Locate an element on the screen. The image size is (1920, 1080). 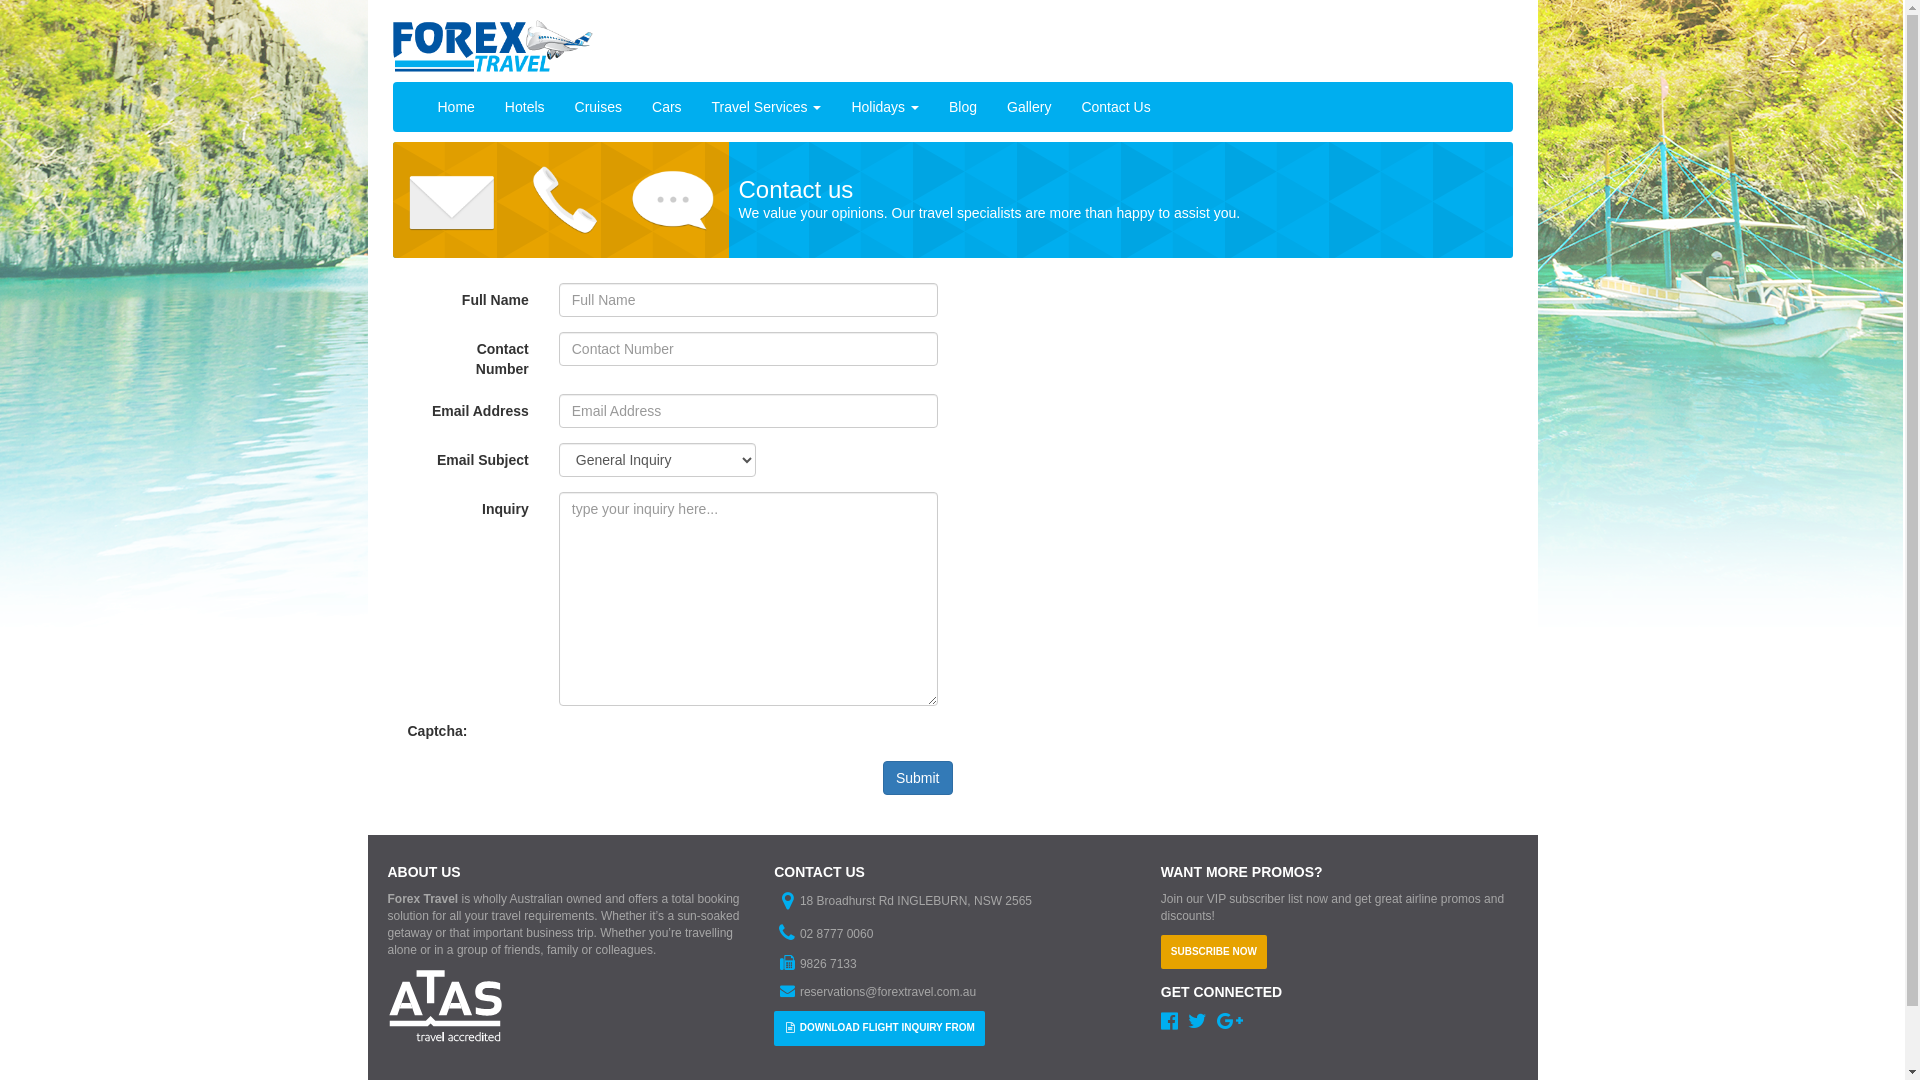
'Travel Services' is located at coordinates (696, 107).